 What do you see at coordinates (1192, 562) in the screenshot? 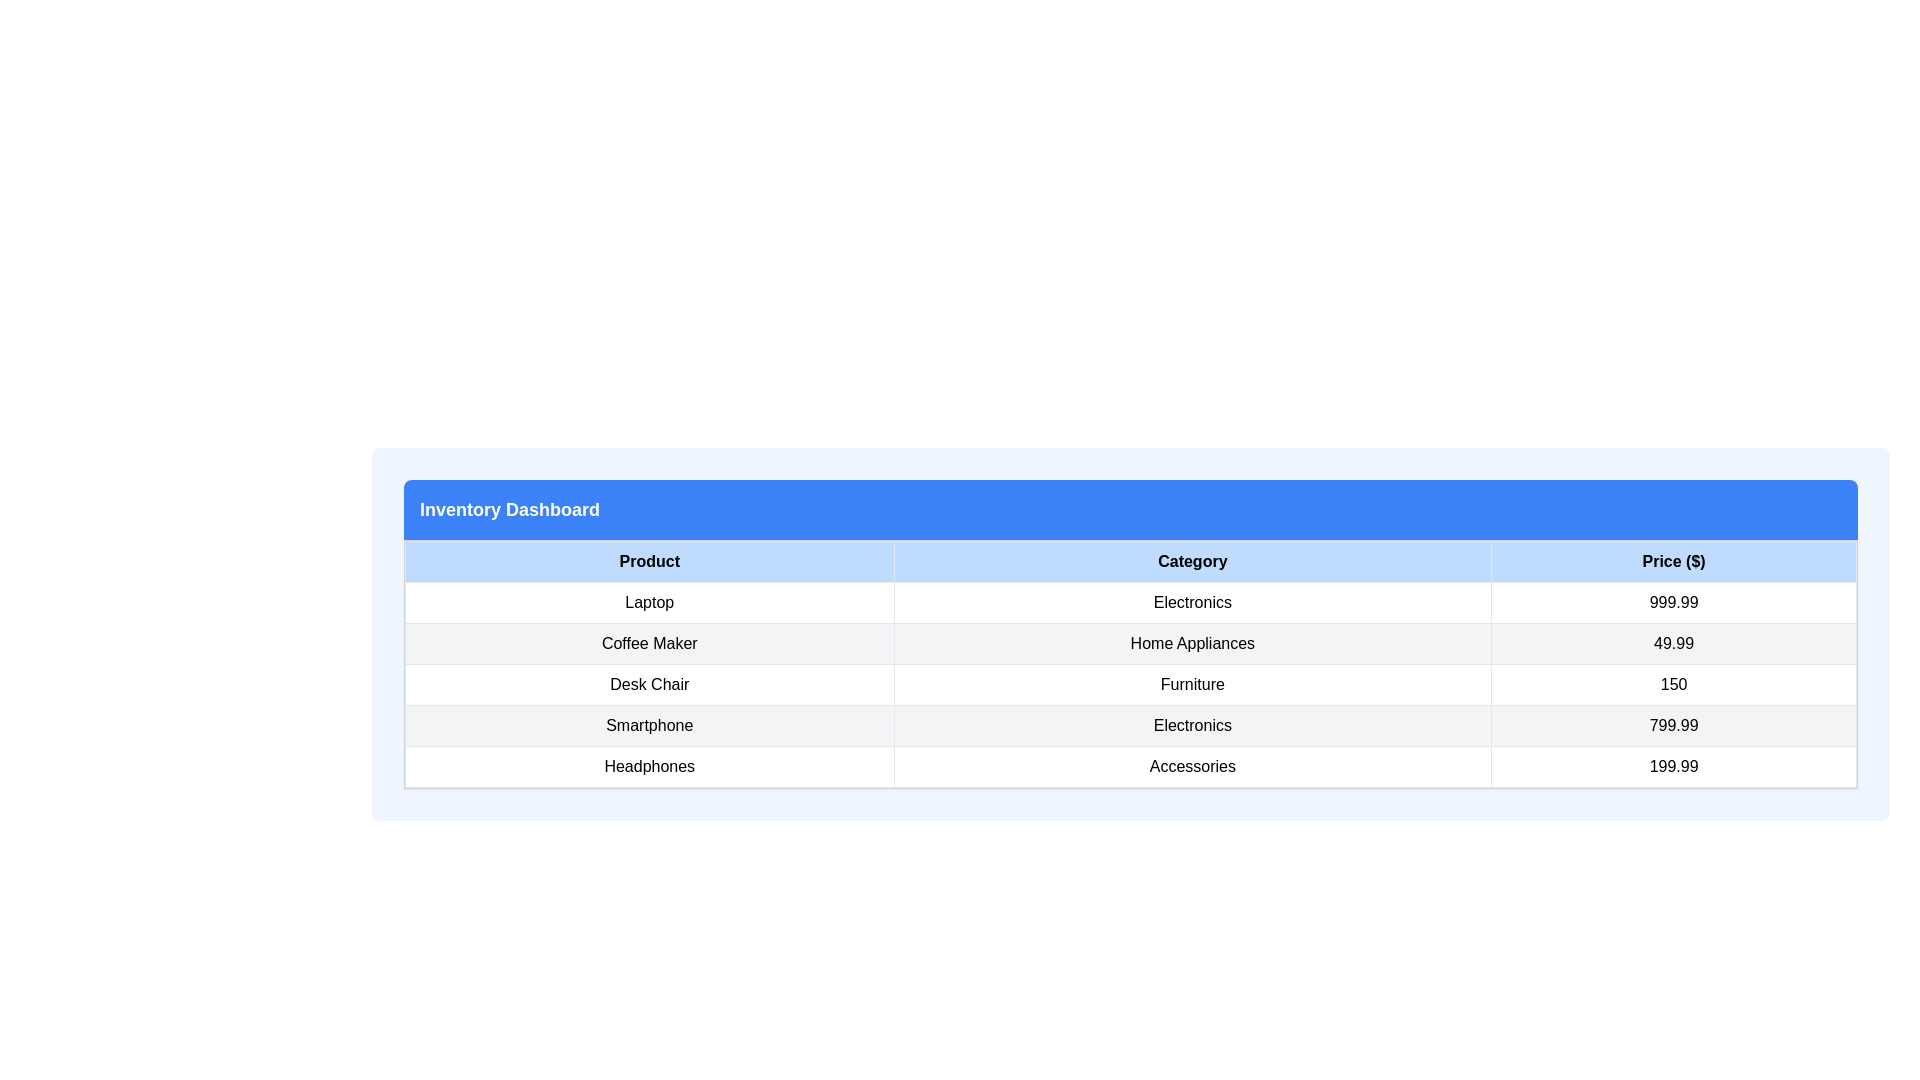
I see `the 'Category' text element located in the second column of the table header, which is styled with padding and a border, directly below the blue header section` at bounding box center [1192, 562].